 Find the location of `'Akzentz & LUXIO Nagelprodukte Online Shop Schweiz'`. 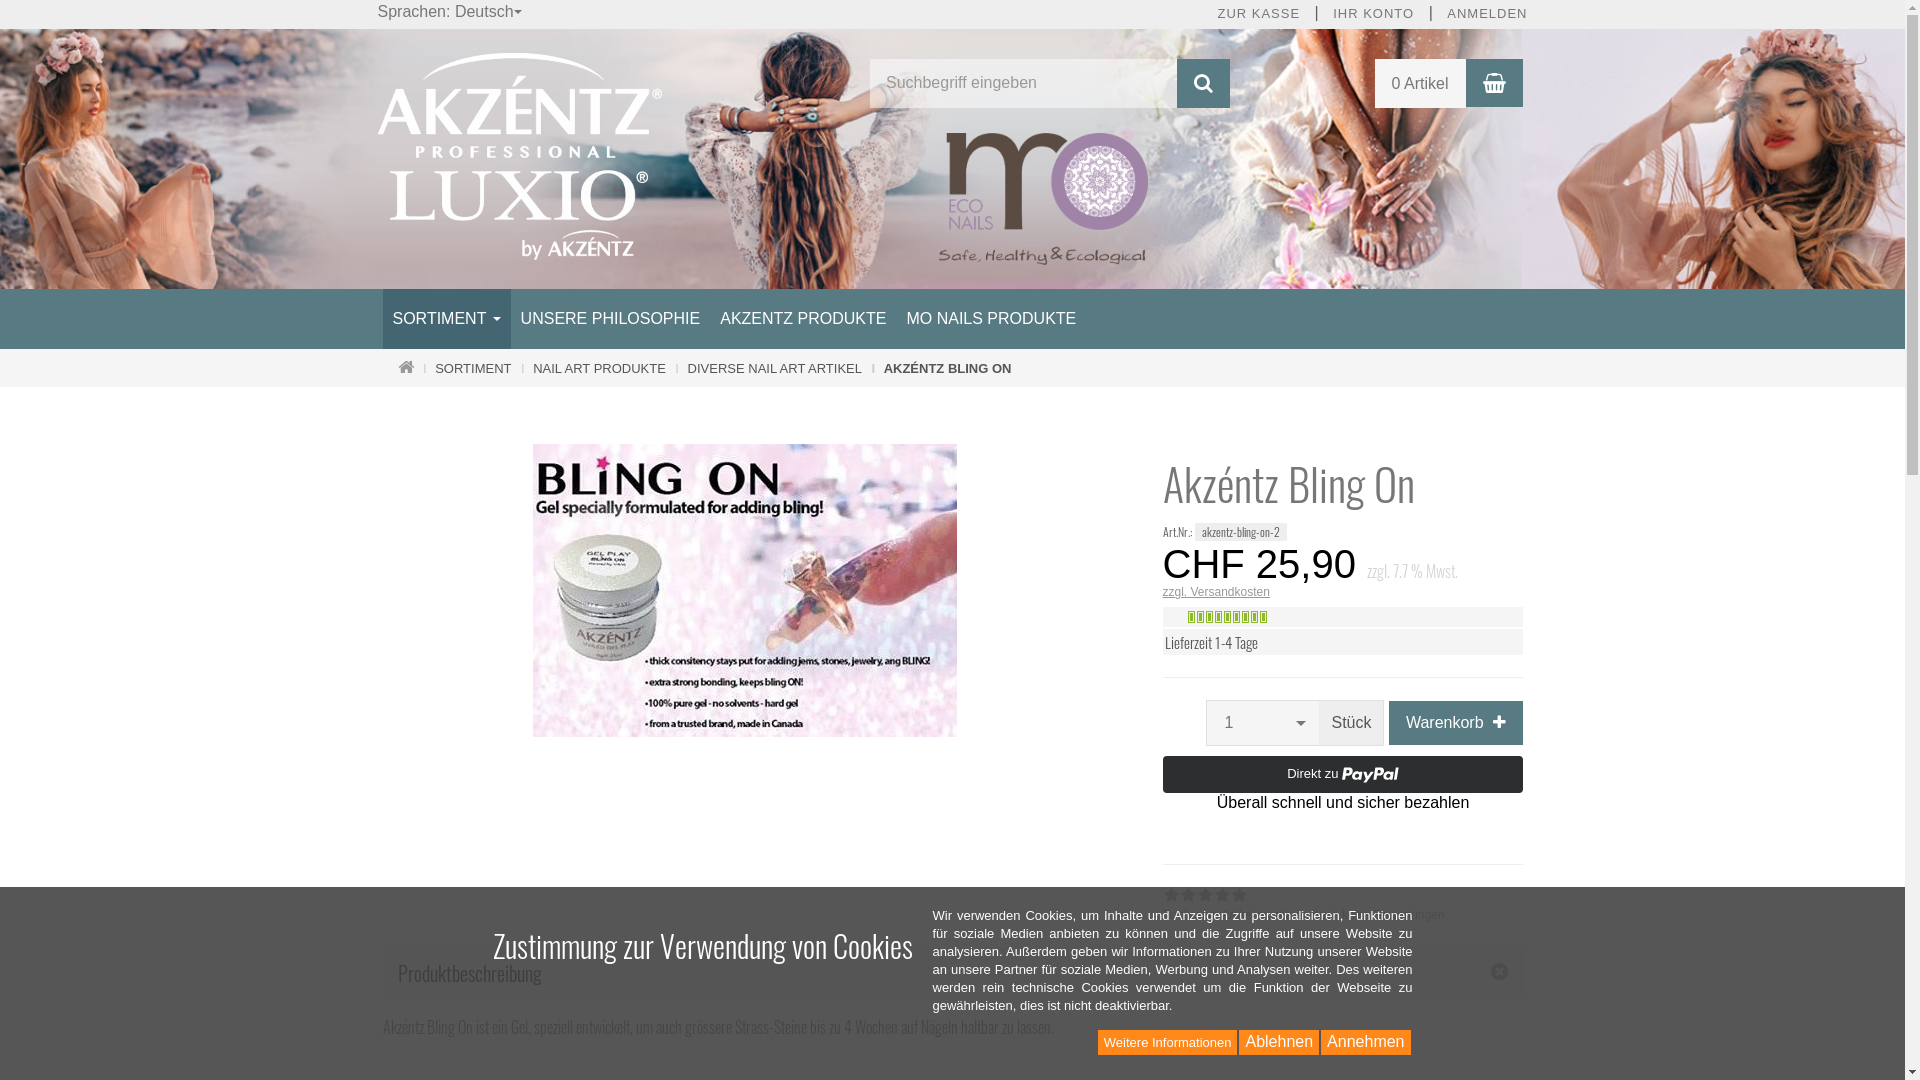

'Akzentz & LUXIO Nagelprodukte Online Shop Schweiz' is located at coordinates (520, 154).